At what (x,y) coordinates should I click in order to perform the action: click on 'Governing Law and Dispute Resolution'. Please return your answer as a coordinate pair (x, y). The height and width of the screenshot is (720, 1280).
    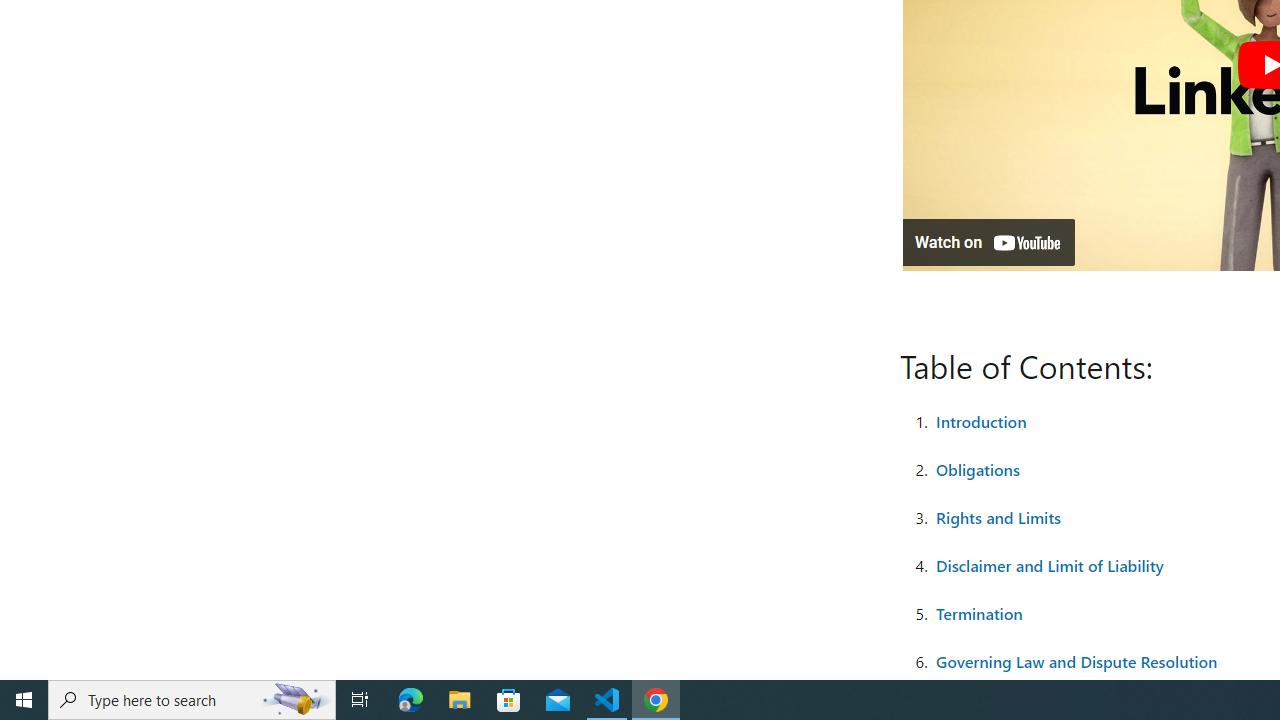
    Looking at the image, I should click on (1076, 660).